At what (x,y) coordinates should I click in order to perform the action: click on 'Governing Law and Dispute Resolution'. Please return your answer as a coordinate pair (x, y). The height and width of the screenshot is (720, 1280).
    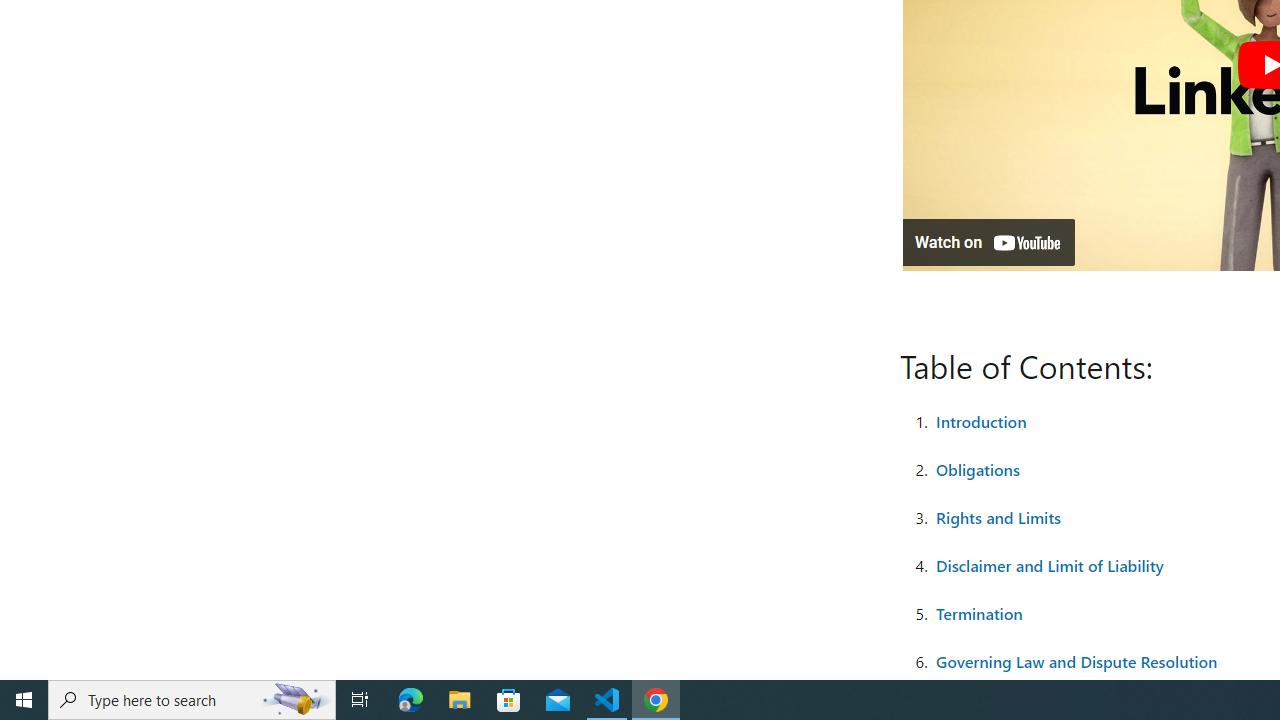
    Looking at the image, I should click on (1076, 660).